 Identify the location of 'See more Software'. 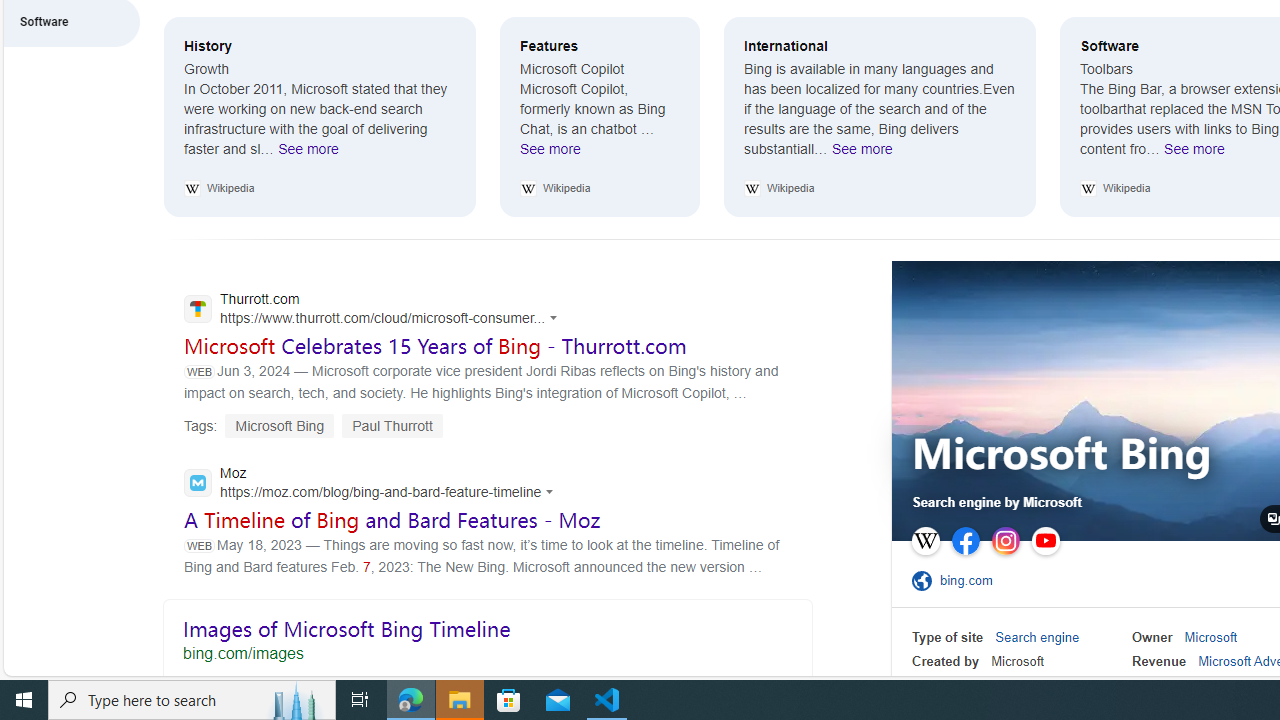
(1194, 153).